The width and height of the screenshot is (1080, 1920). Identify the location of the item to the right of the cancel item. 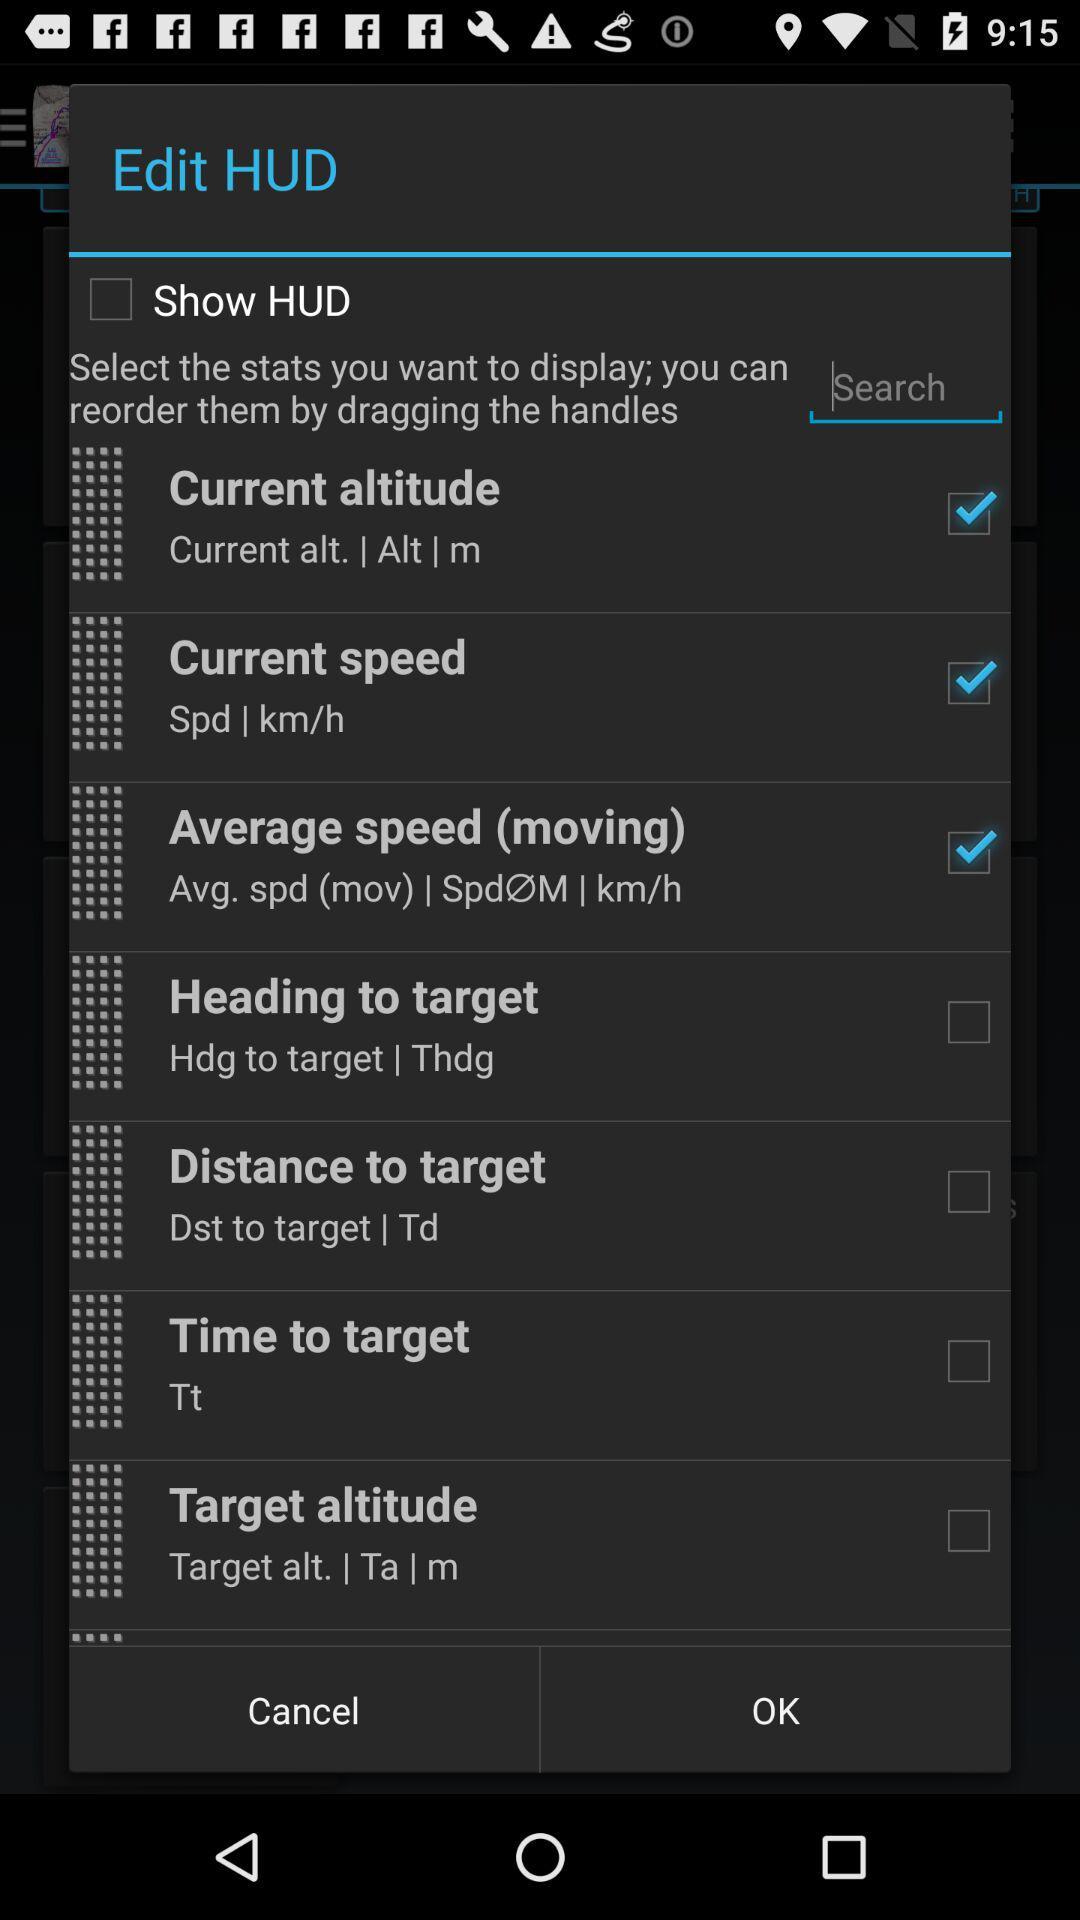
(774, 1708).